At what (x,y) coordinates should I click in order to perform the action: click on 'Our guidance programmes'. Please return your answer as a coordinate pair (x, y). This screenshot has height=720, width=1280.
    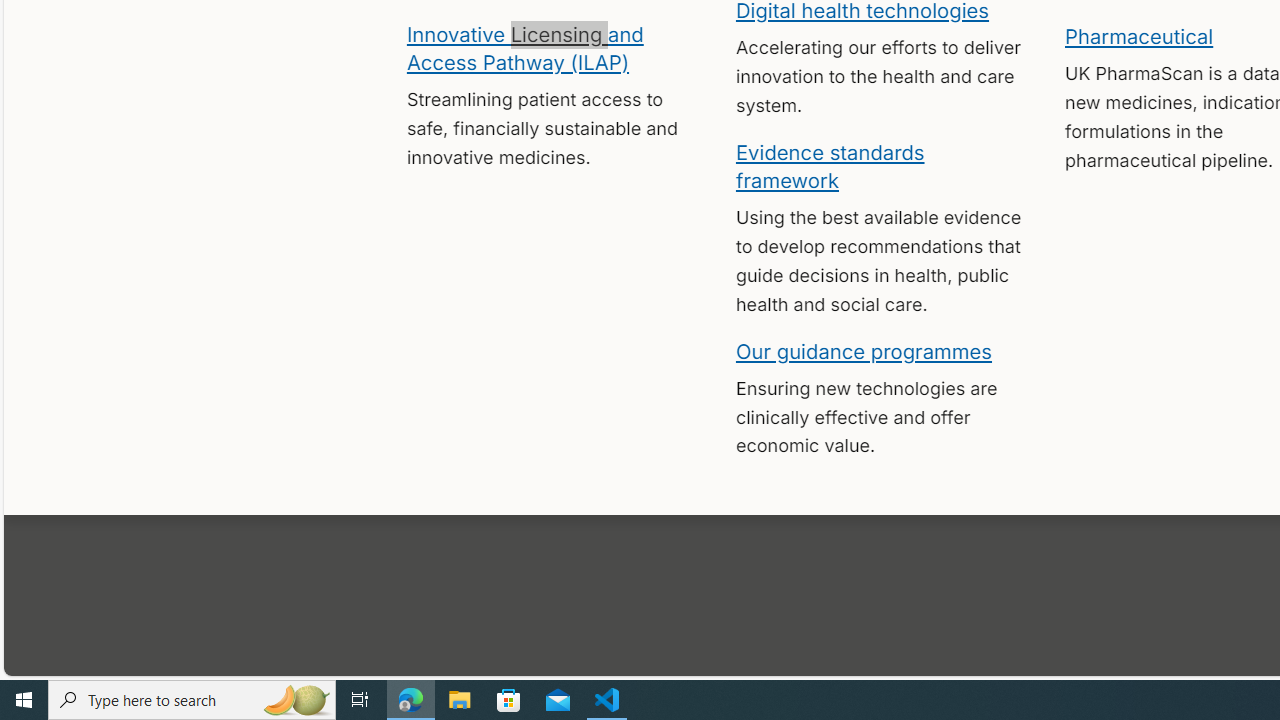
    Looking at the image, I should click on (864, 350).